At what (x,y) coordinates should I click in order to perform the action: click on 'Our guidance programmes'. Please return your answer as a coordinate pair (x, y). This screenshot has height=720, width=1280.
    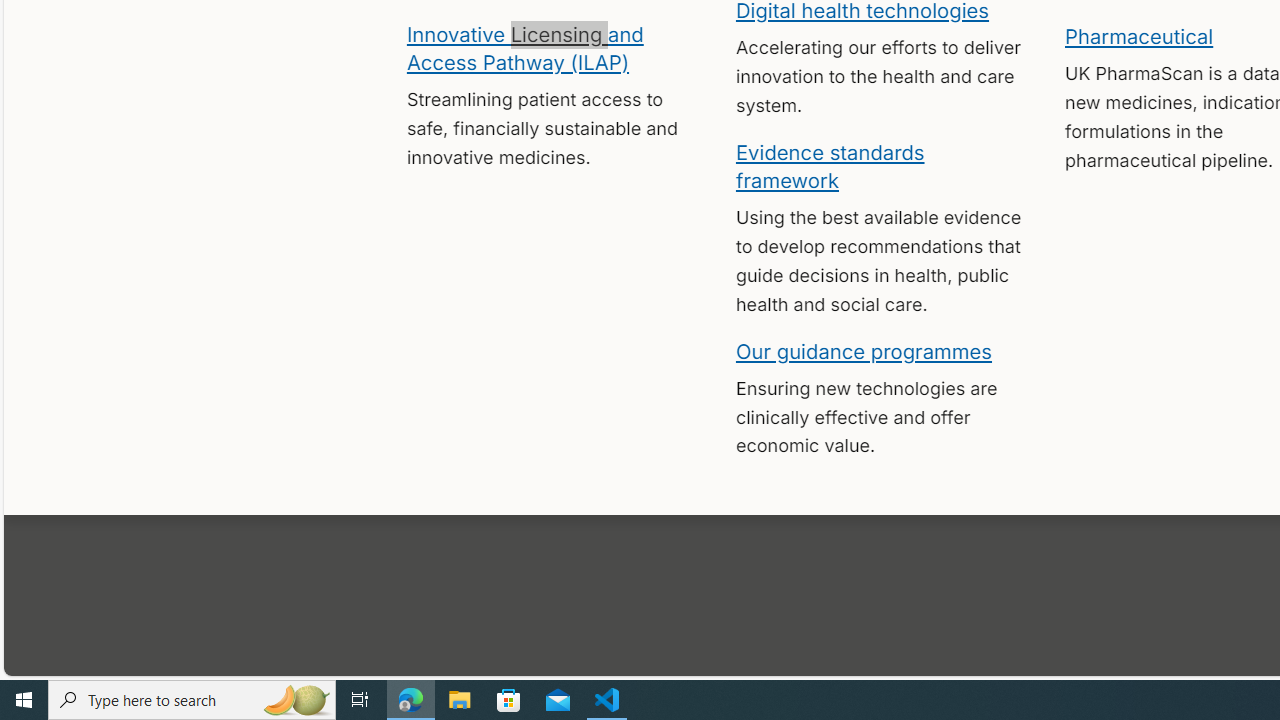
    Looking at the image, I should click on (864, 350).